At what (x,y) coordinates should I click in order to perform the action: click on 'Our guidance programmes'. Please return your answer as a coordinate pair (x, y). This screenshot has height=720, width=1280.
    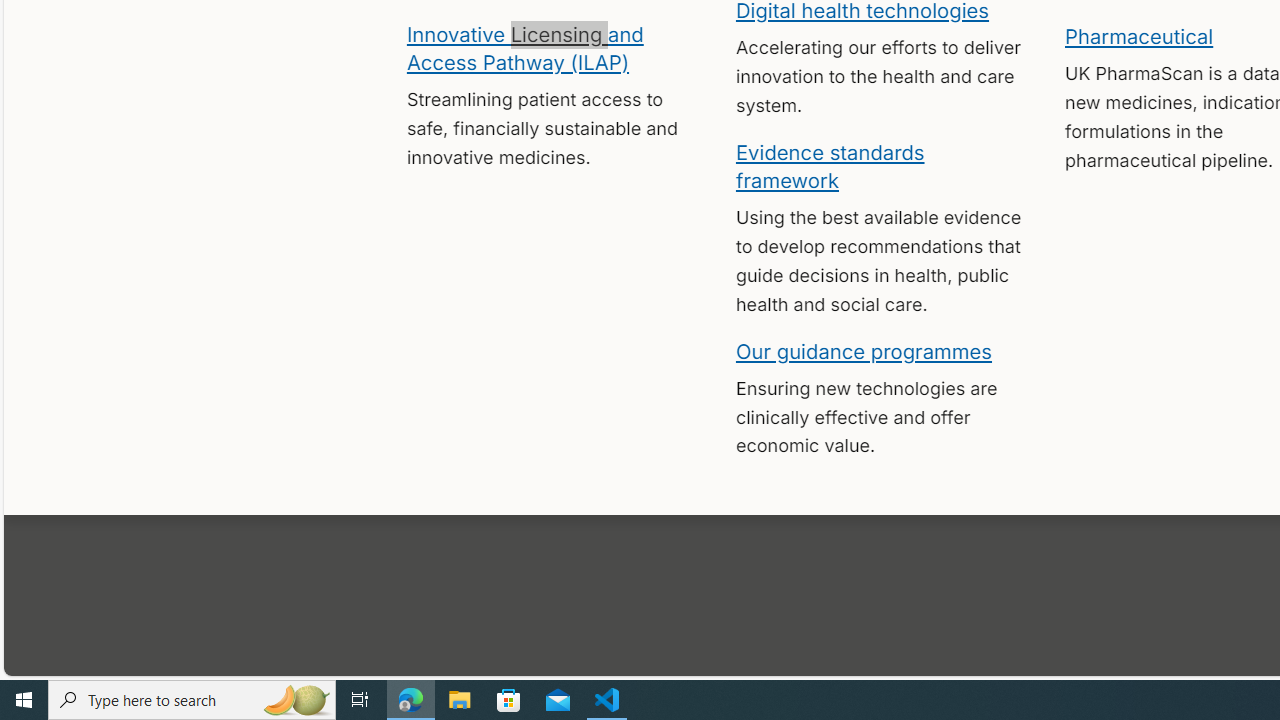
    Looking at the image, I should click on (864, 350).